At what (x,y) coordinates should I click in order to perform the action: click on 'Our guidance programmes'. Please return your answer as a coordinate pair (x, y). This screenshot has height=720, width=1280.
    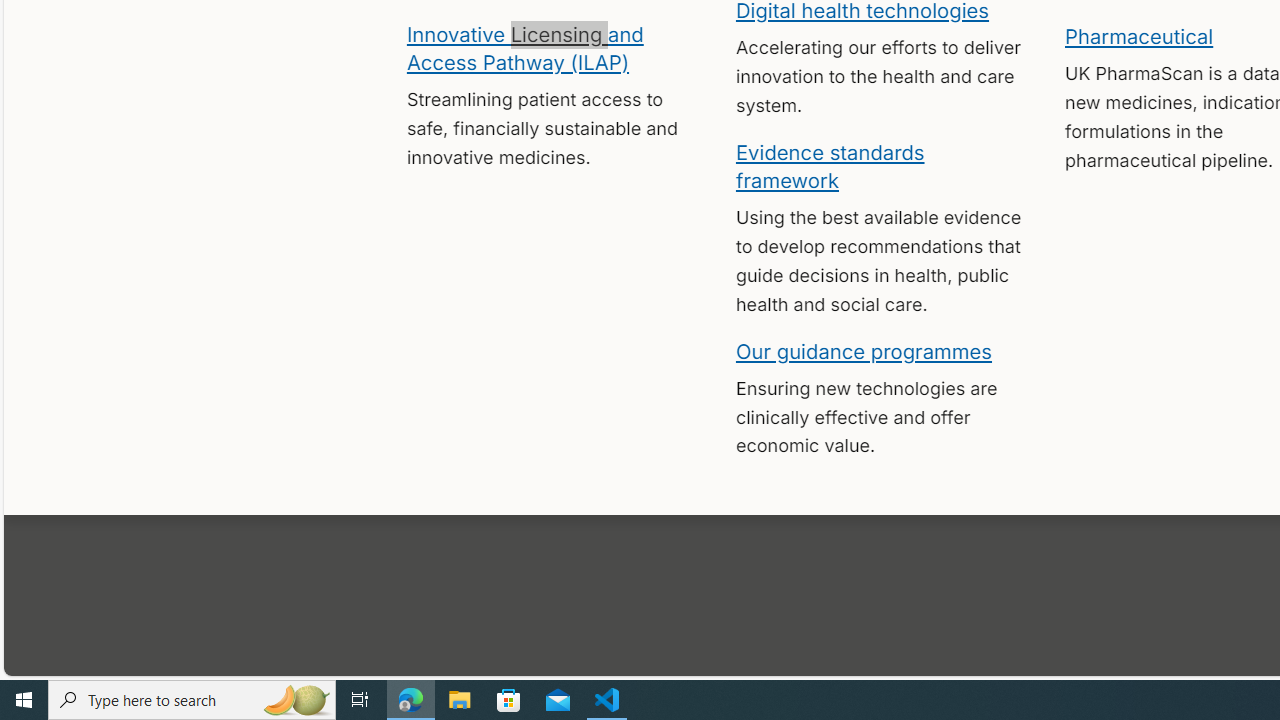
    Looking at the image, I should click on (864, 350).